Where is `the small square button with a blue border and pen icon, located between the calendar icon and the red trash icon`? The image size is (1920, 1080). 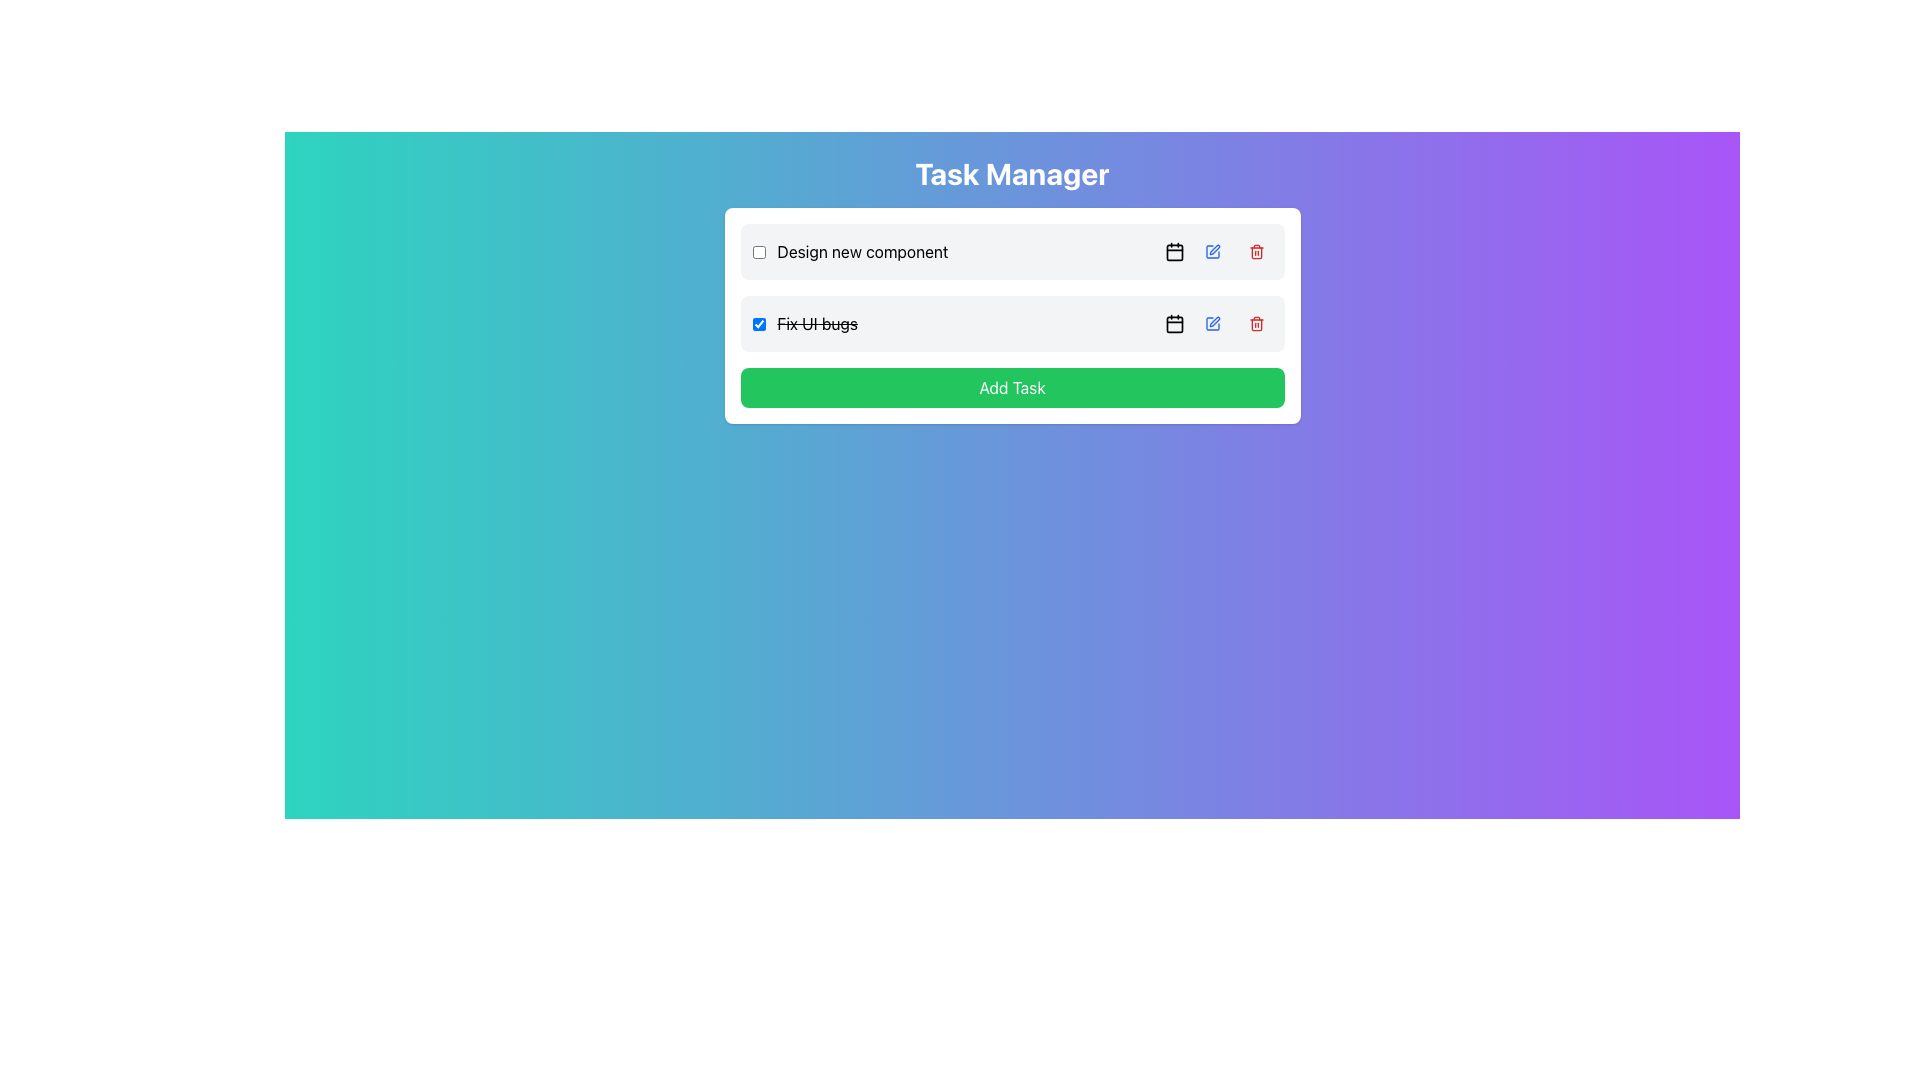 the small square button with a blue border and pen icon, located between the calendar icon and the red trash icon is located at coordinates (1211, 323).